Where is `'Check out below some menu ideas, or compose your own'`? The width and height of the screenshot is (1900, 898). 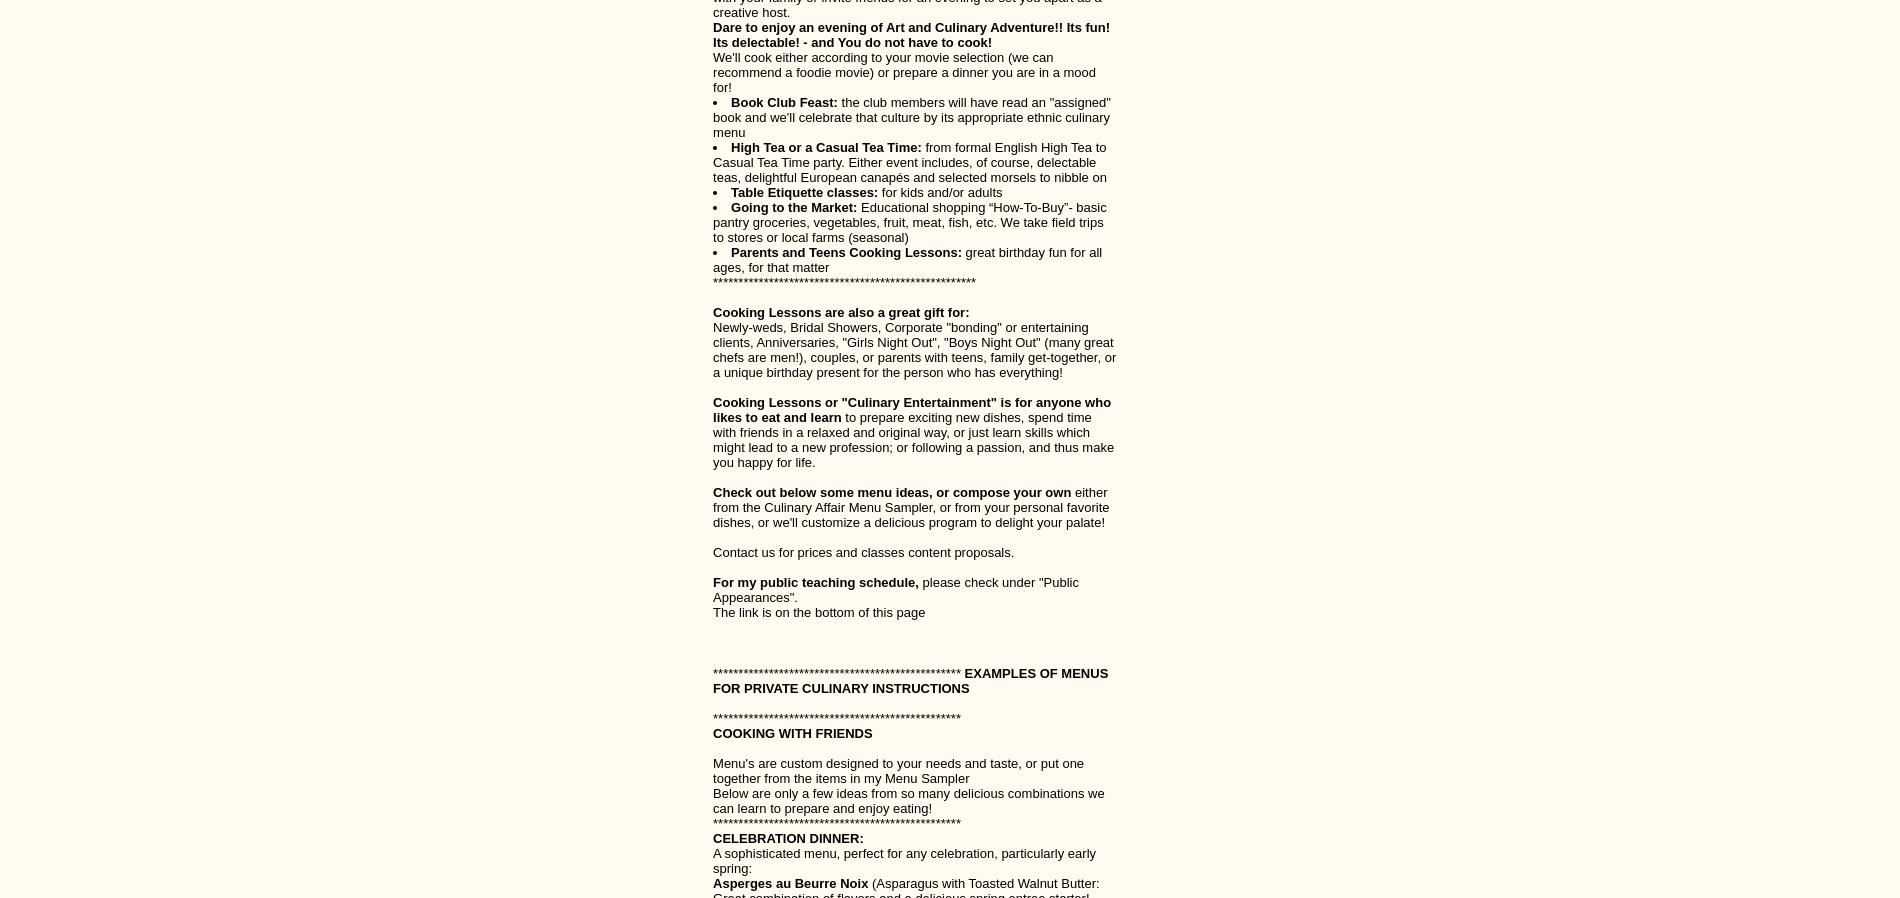
'Check out below some menu ideas, or compose your own' is located at coordinates (892, 491).